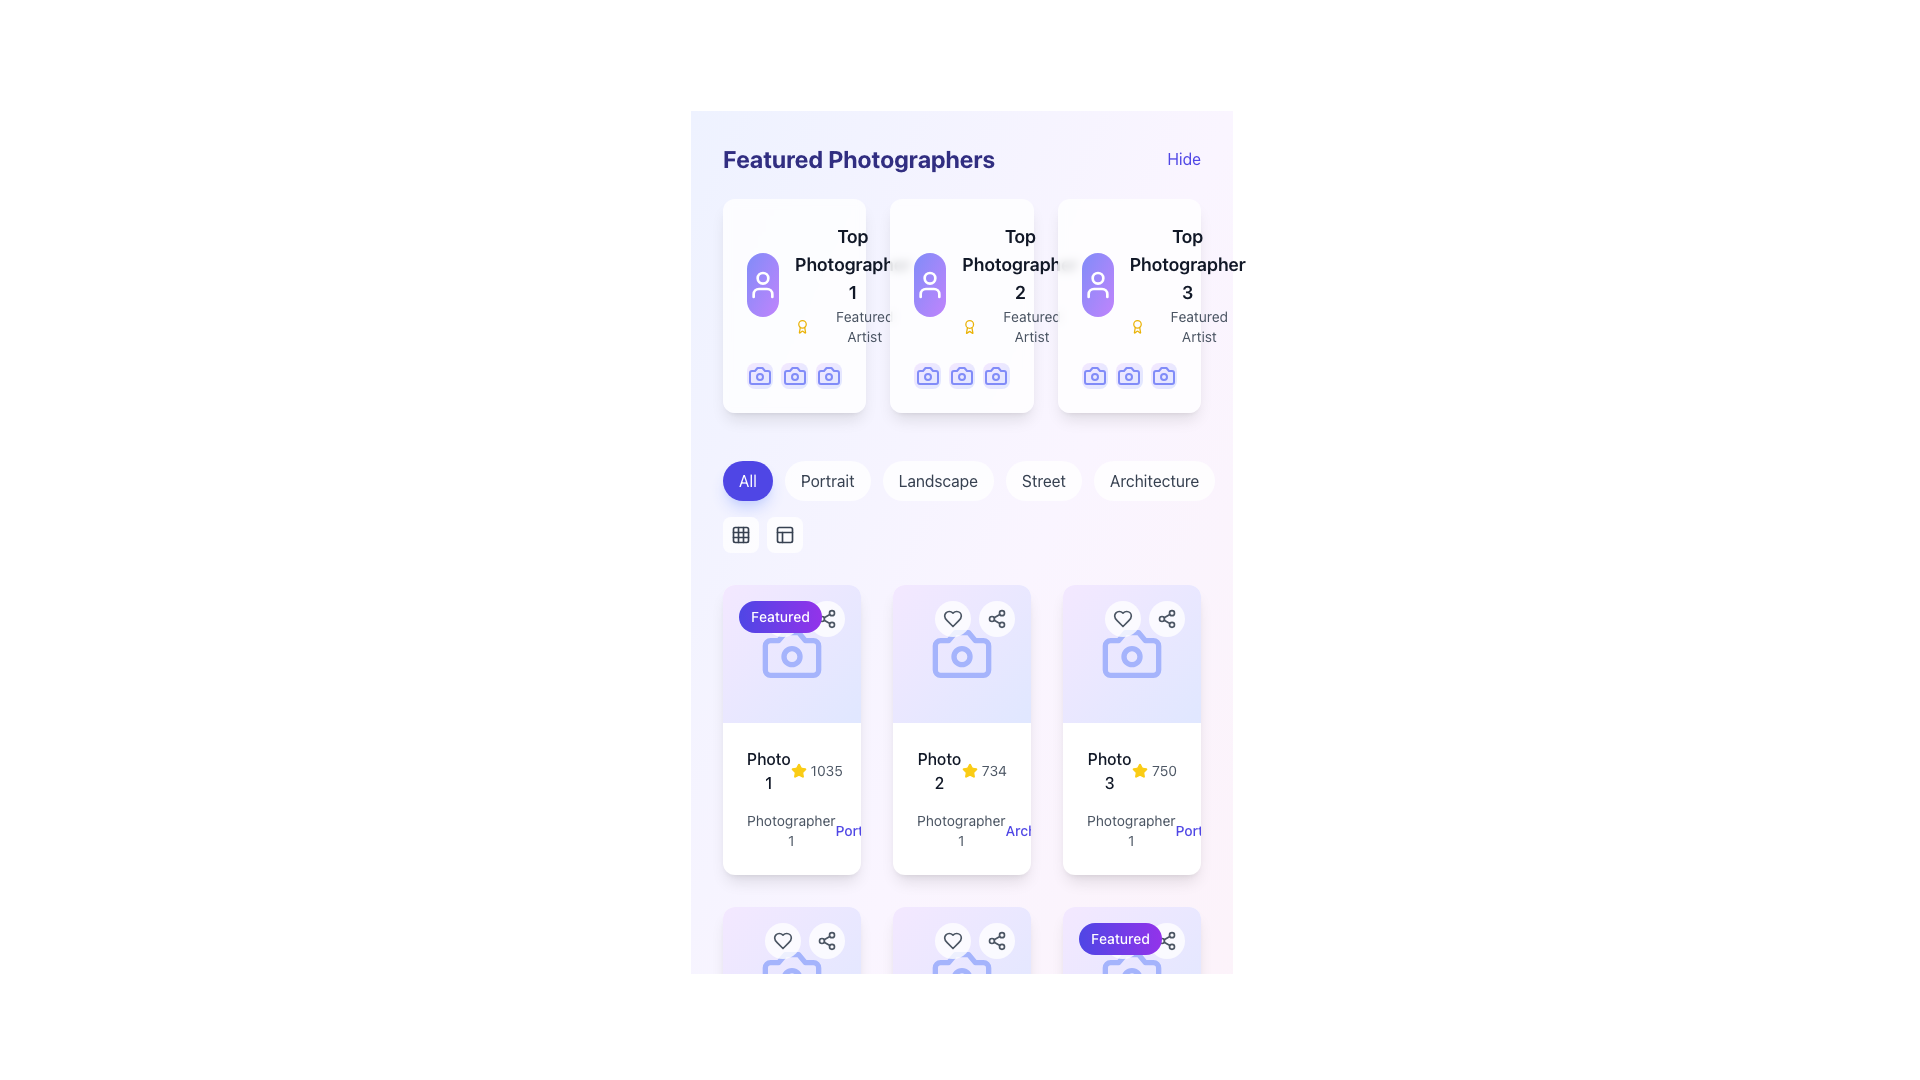 Image resolution: width=1920 pixels, height=1080 pixels. What do you see at coordinates (952, 941) in the screenshot?
I see `the circular button with a gray heart icon located in the upper right corner of the card for 'Photo 2'` at bounding box center [952, 941].